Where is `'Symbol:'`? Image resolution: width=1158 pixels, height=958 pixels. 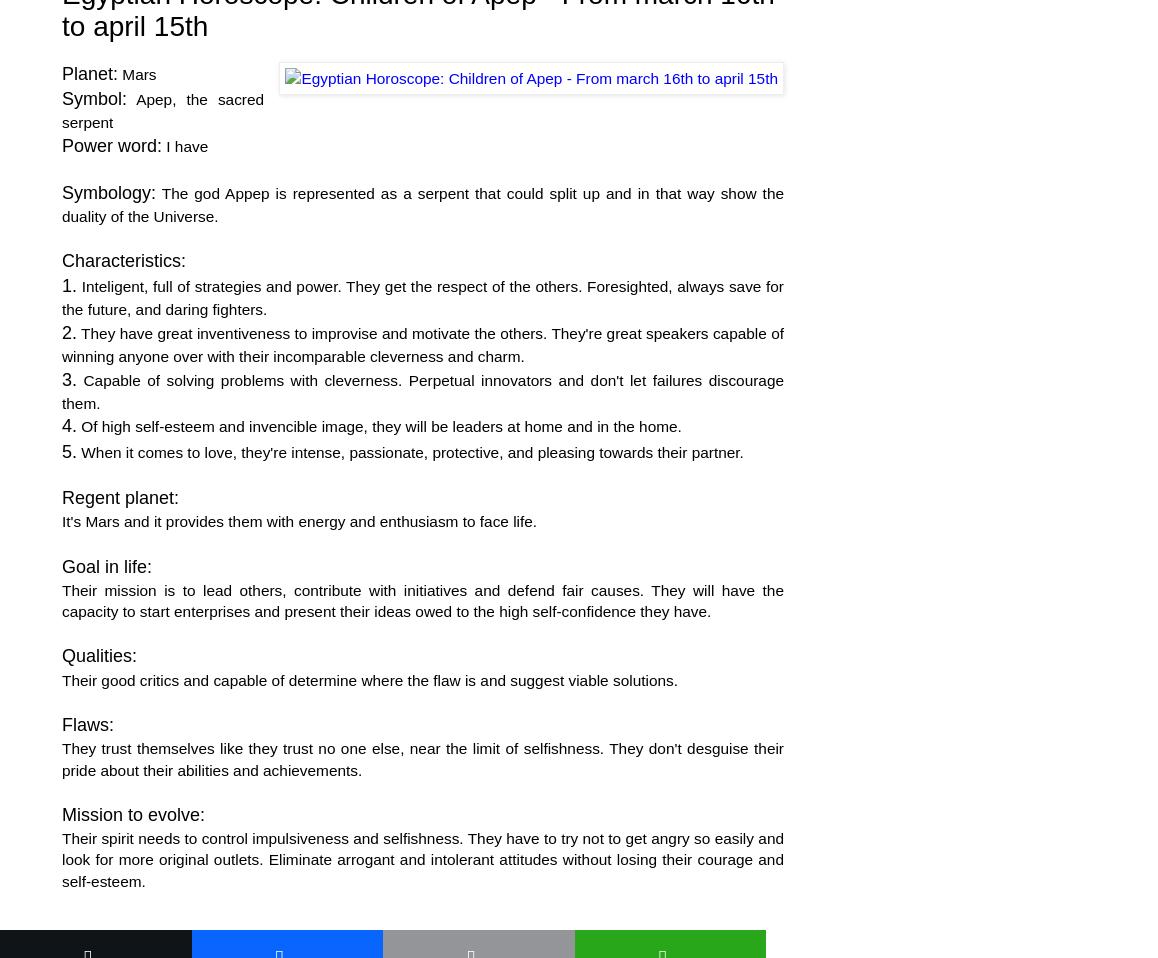
'Symbol:' is located at coordinates (94, 98).